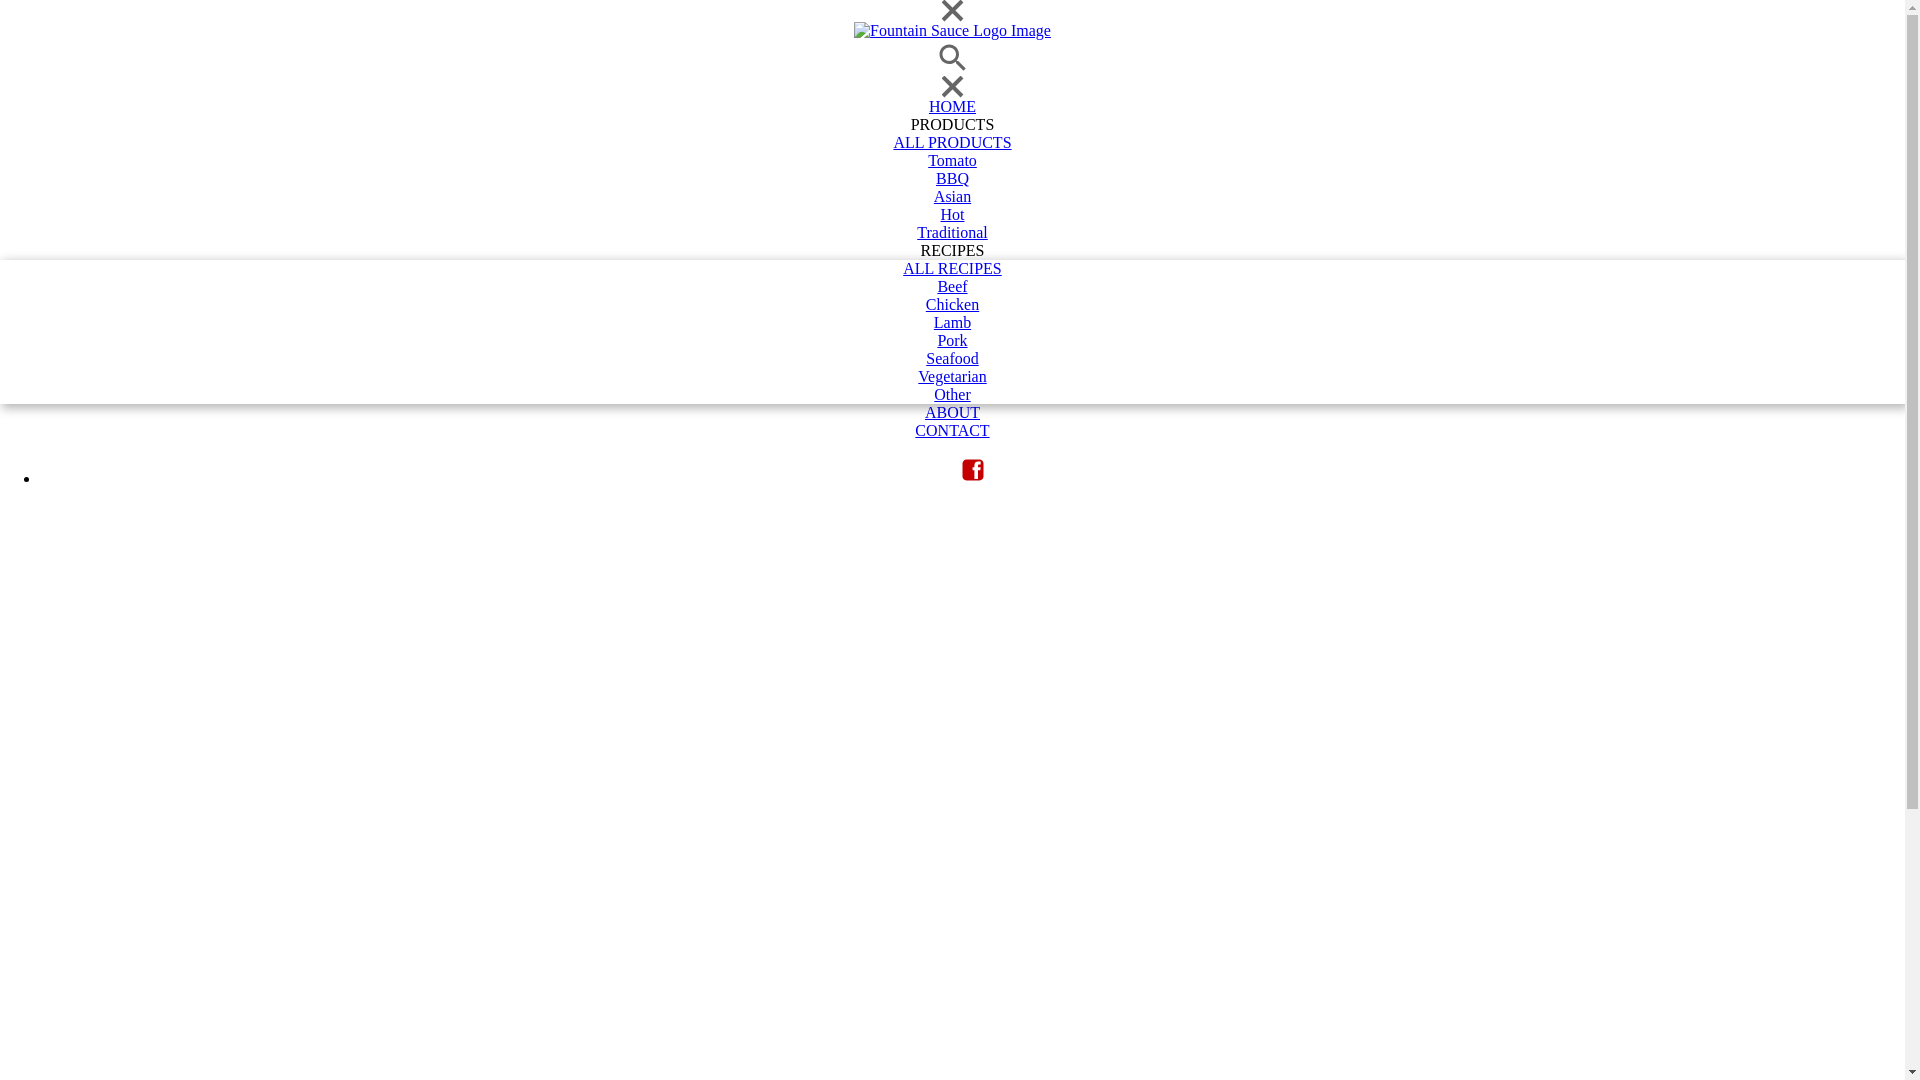 Image resolution: width=1920 pixels, height=1080 pixels. Describe the element at coordinates (951, 30) in the screenshot. I see `'Fountain Sauces'` at that location.